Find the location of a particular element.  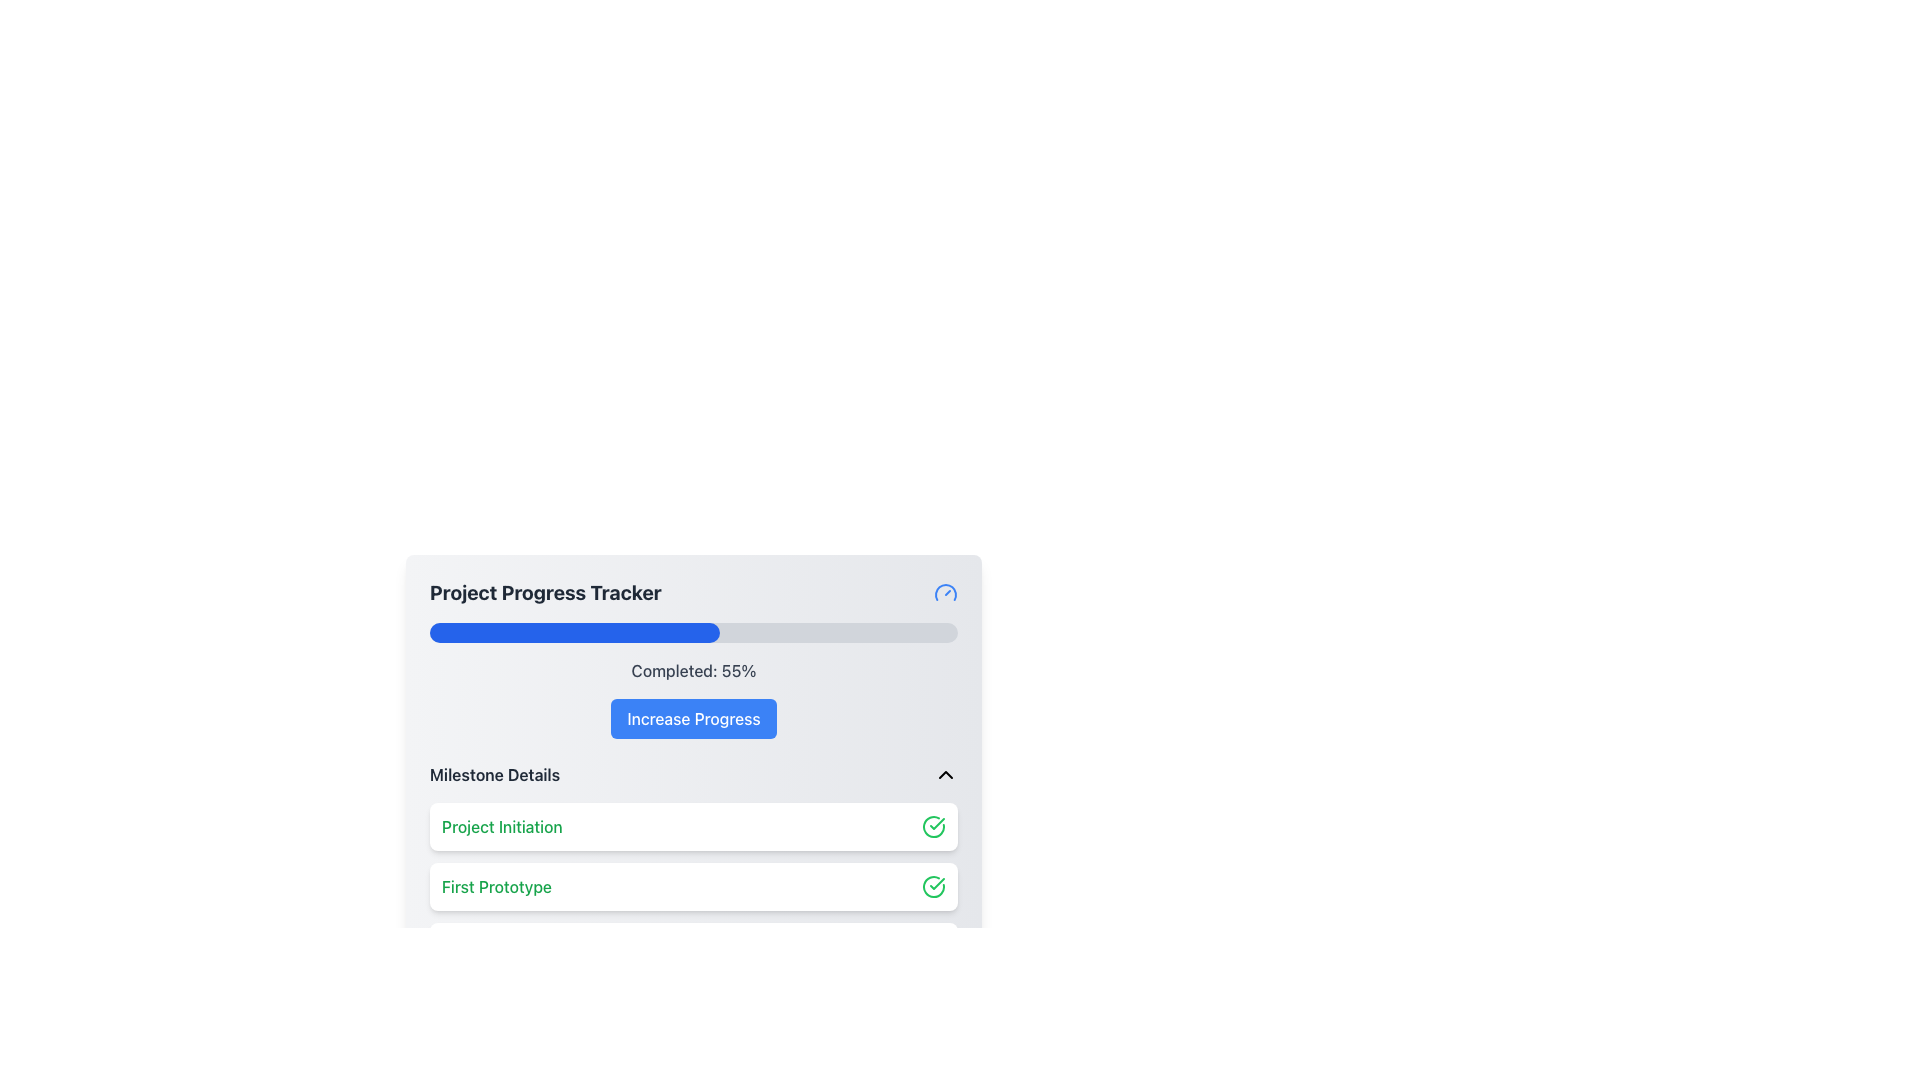

the left part of the circular checkmark icon representing the completed milestone for the 'Project Initiation' step in the 'Milestone Details' section is located at coordinates (933, 826).